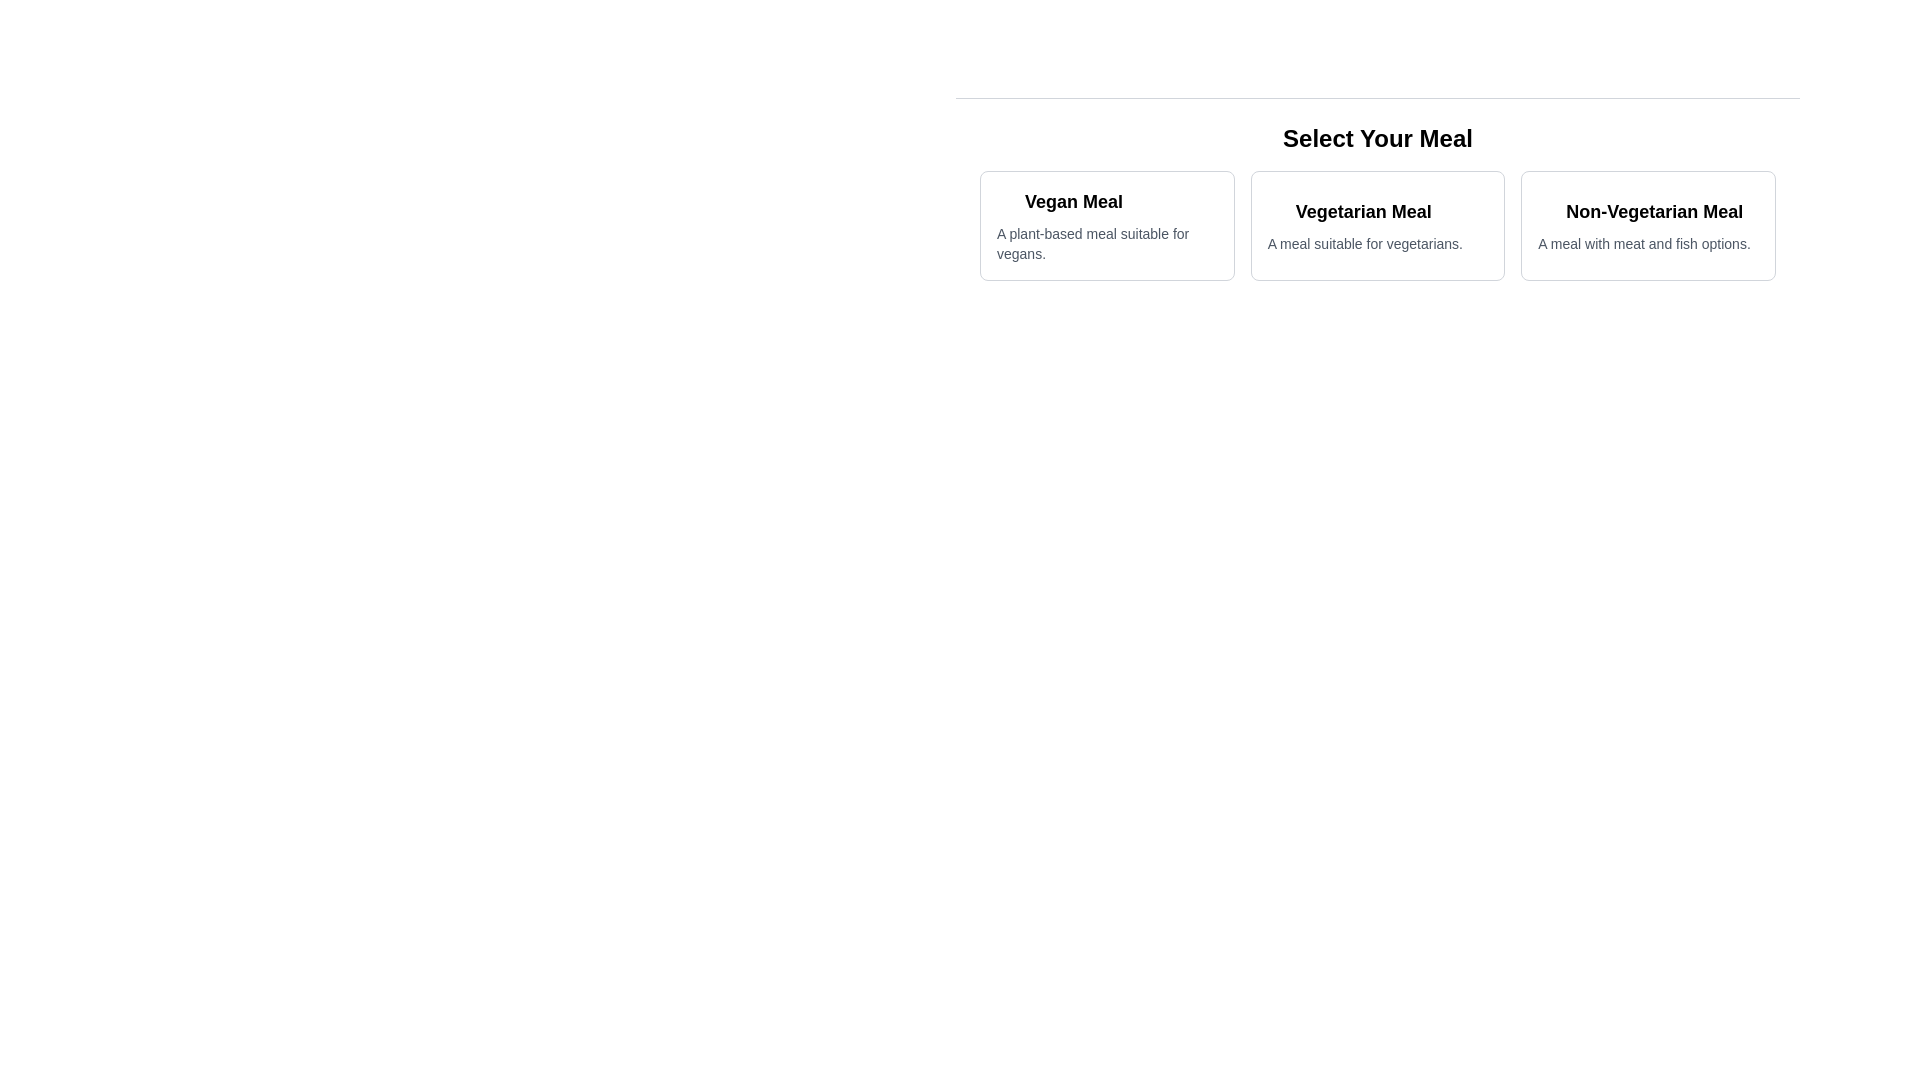  I want to click on text label indicating the name of the meal option located in the center of the meal option card, so click(1376, 212).